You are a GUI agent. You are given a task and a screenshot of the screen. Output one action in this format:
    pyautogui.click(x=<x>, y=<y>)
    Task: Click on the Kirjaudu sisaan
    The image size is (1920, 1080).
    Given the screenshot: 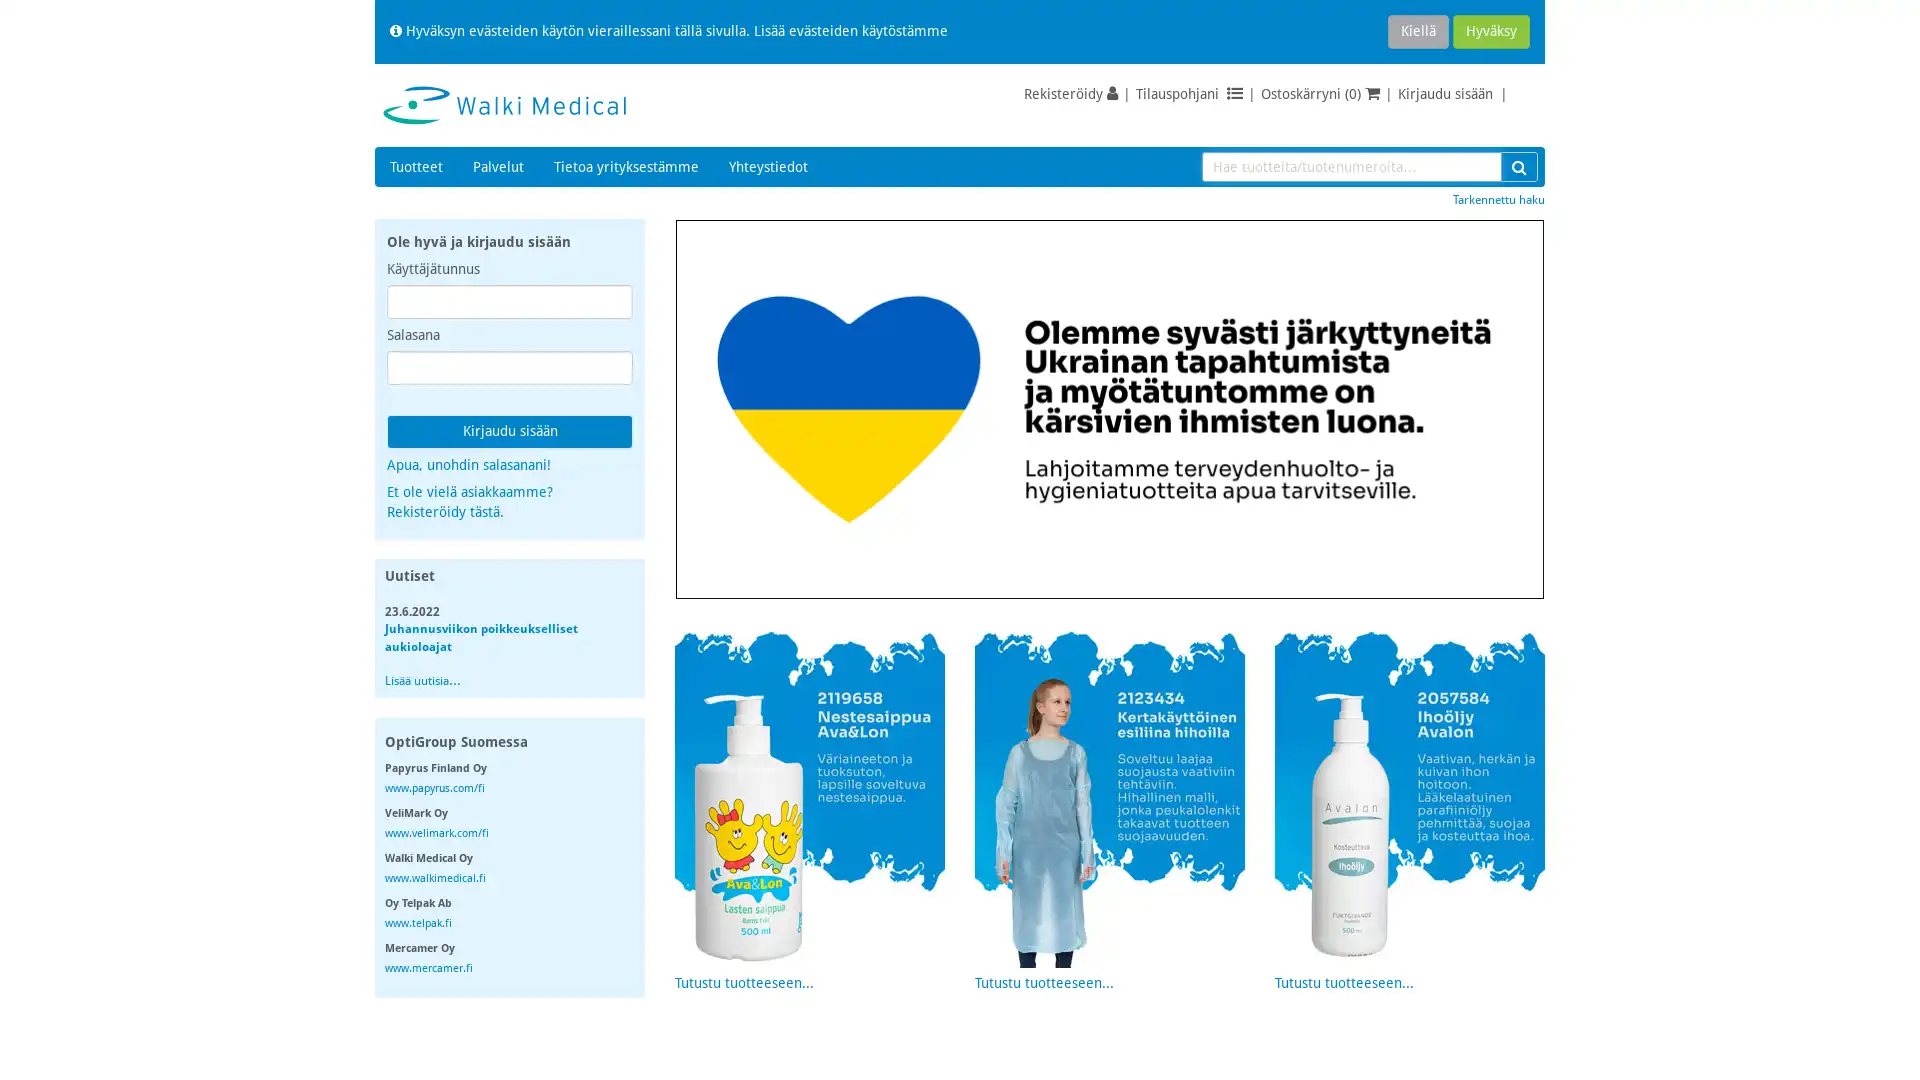 What is the action you would take?
    pyautogui.click(x=509, y=431)
    